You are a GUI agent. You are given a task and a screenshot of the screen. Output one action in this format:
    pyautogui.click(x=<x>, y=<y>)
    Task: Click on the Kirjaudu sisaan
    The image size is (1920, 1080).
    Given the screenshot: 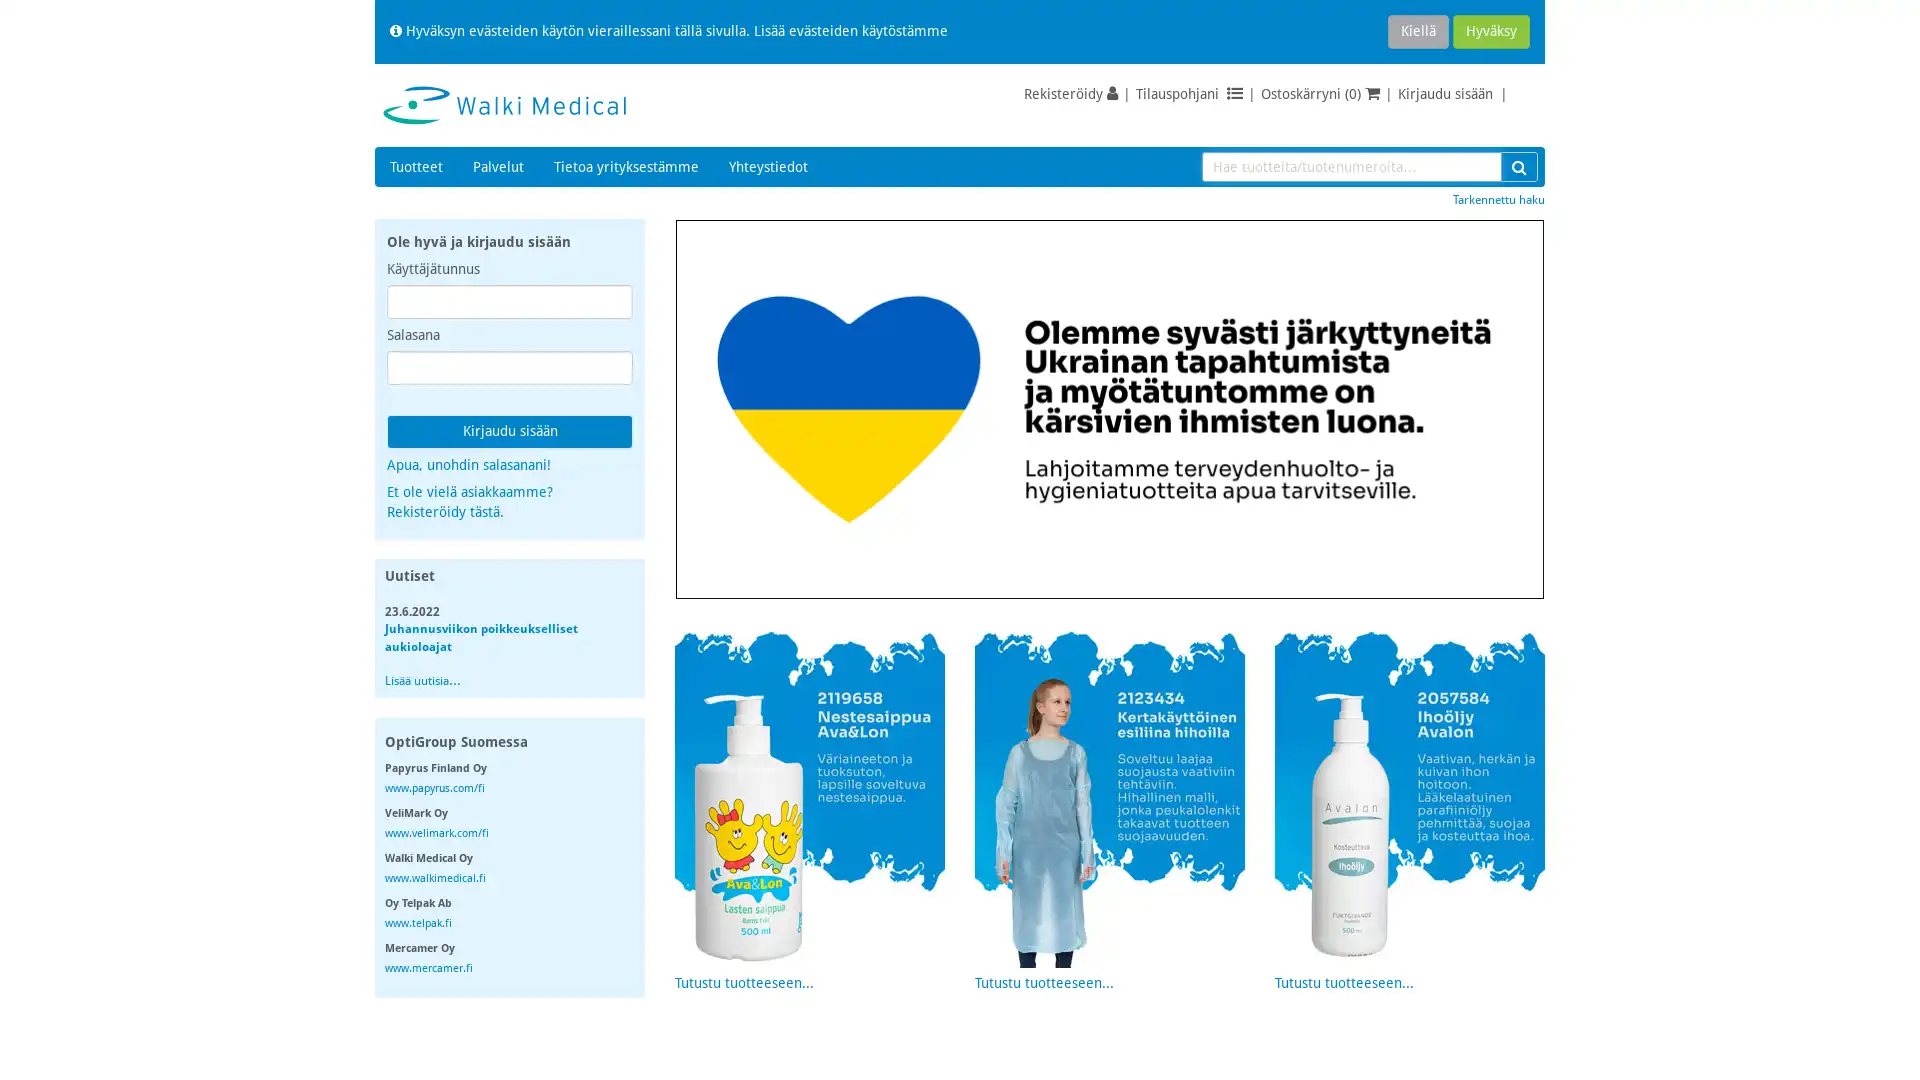 What is the action you would take?
    pyautogui.click(x=509, y=431)
    